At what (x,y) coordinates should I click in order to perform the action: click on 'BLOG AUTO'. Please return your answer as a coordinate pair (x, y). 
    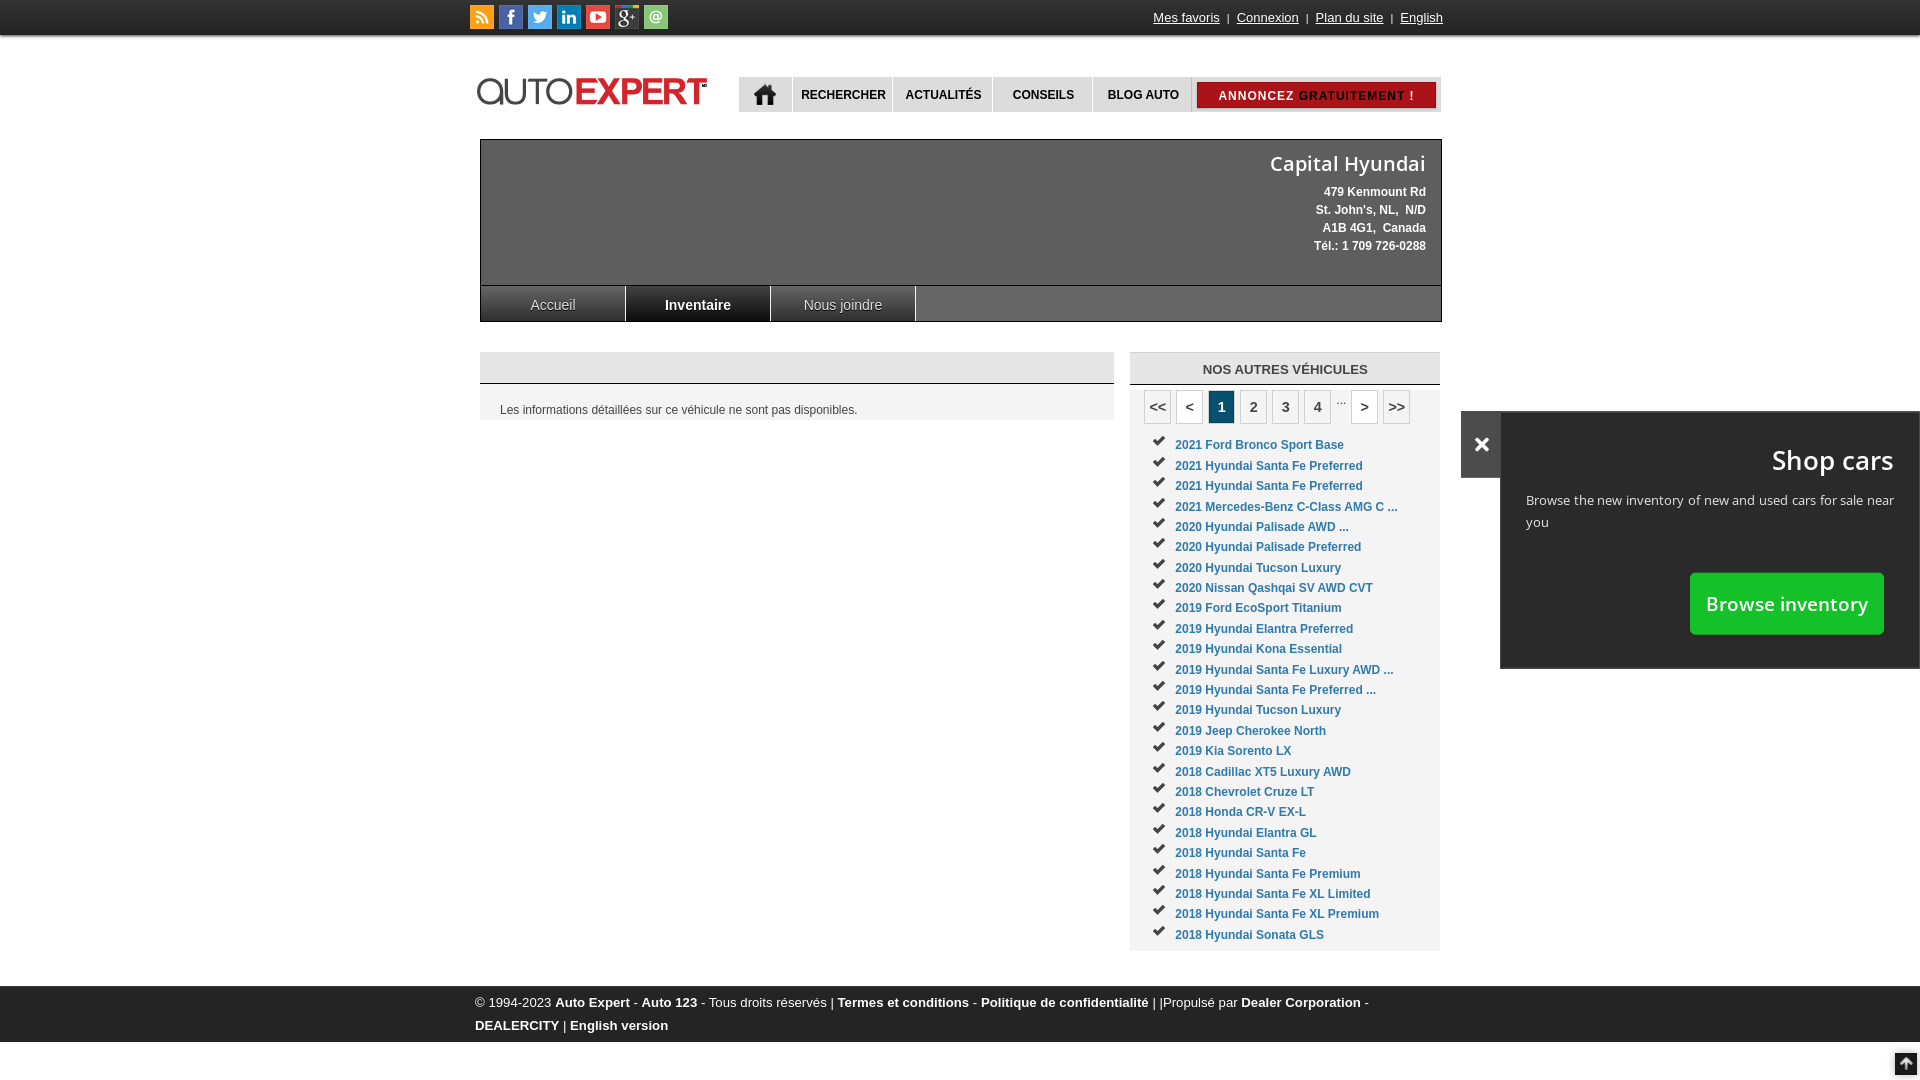
    Looking at the image, I should click on (1142, 94).